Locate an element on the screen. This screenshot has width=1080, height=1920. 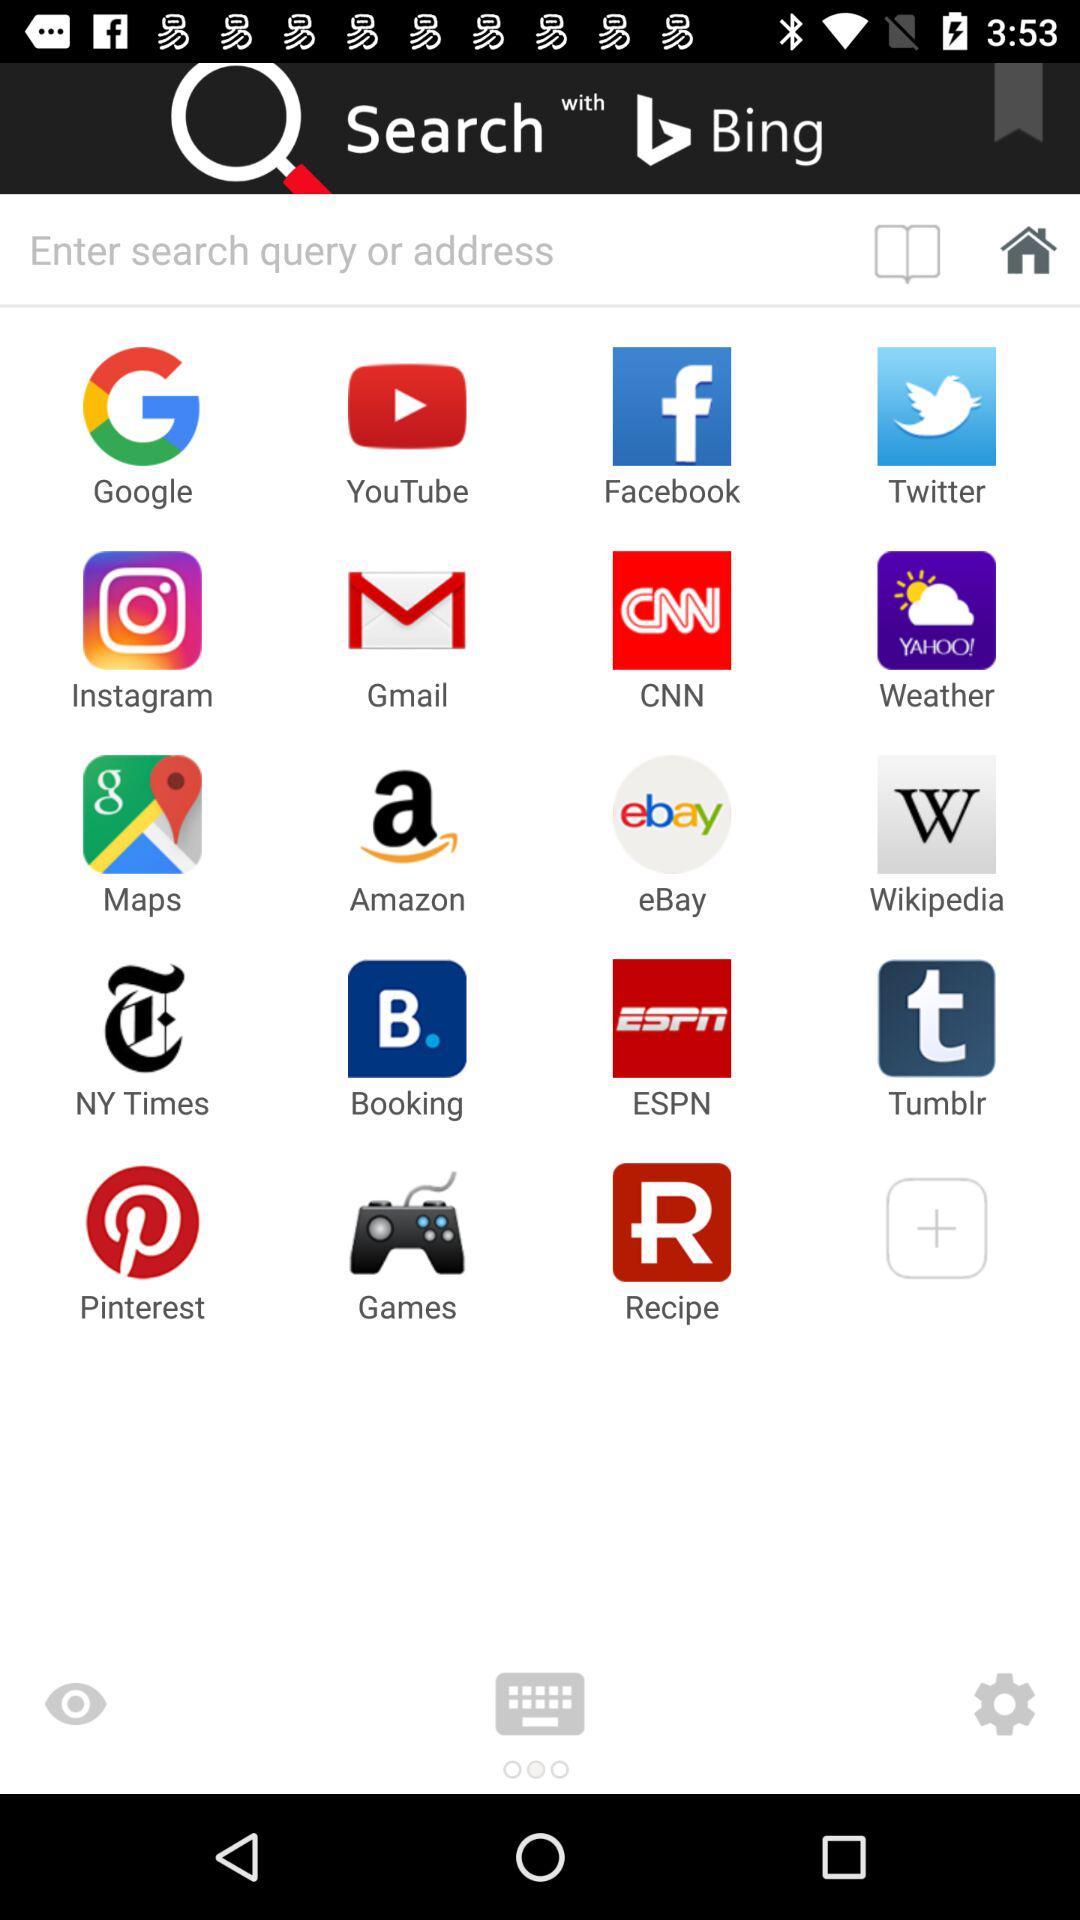
search is located at coordinates (270, 127).